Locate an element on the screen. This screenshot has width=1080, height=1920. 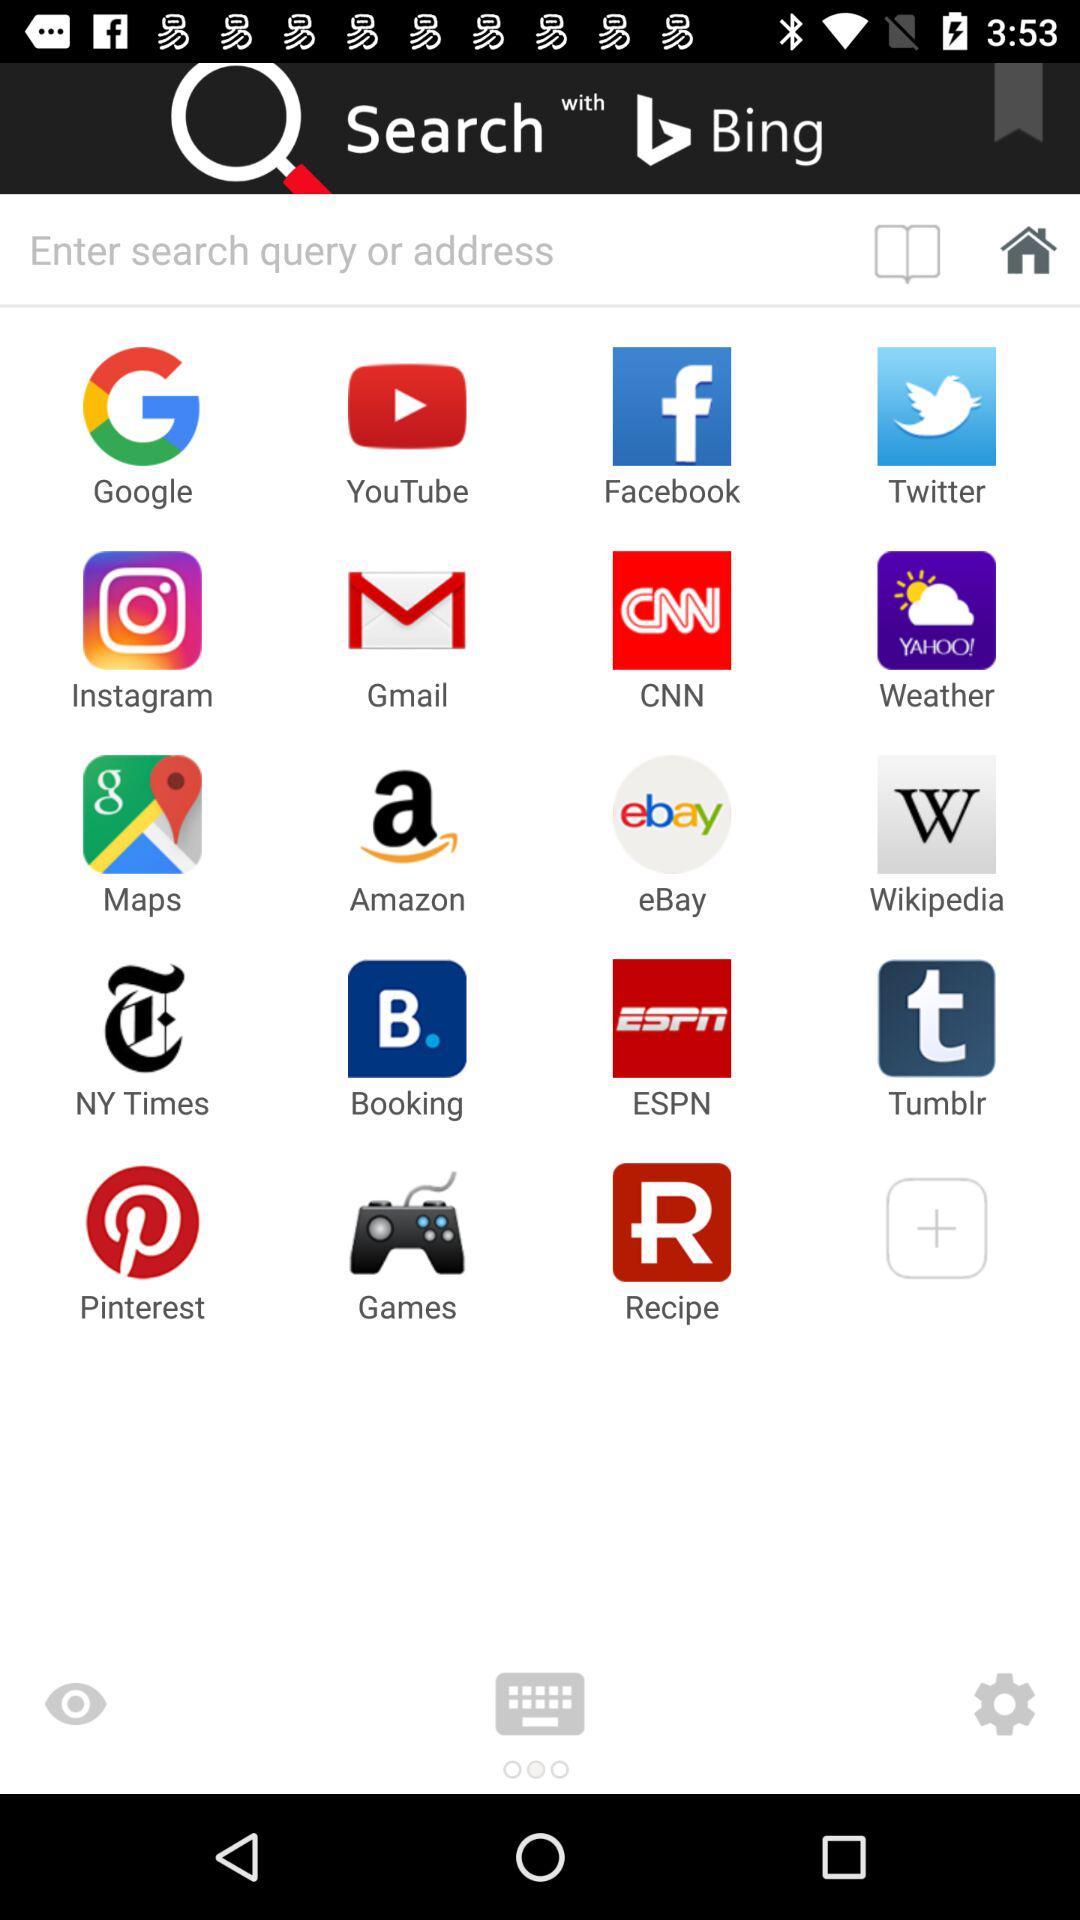
search is located at coordinates (270, 127).